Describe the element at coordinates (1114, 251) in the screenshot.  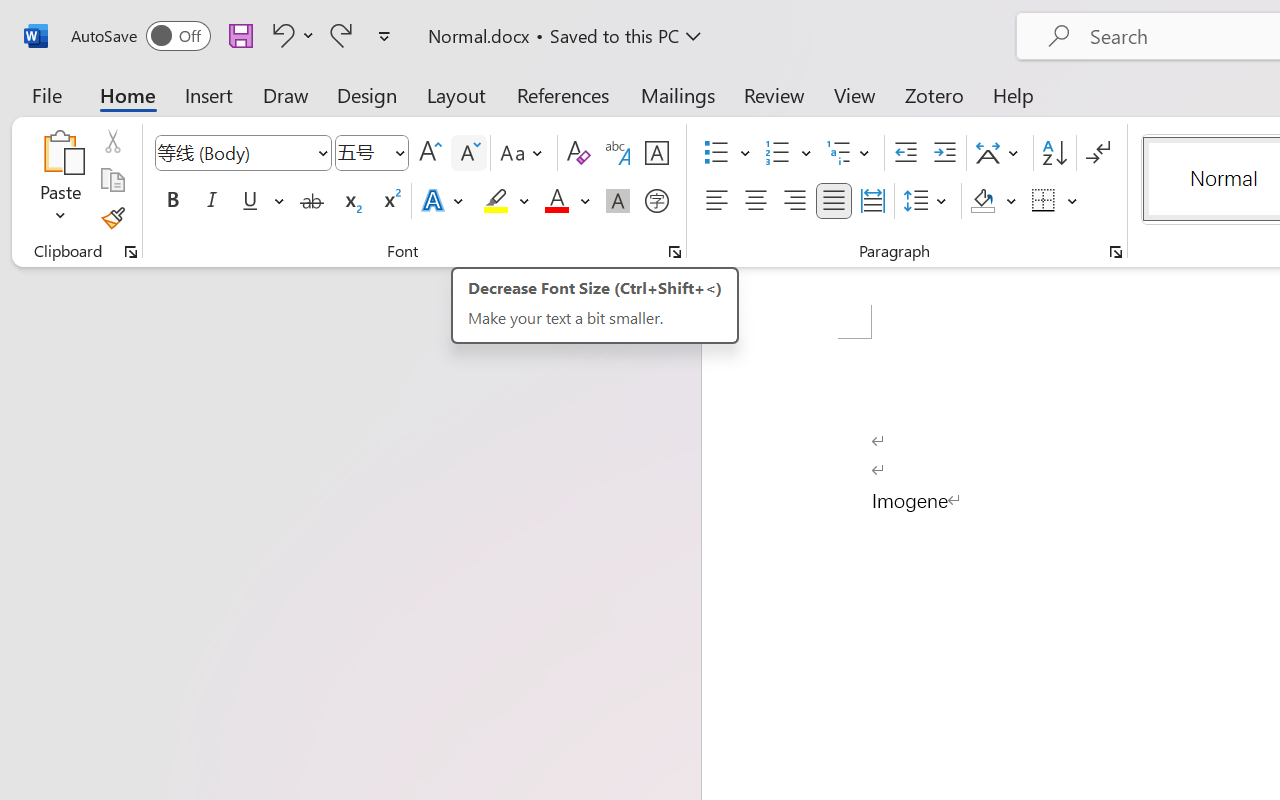
I see `'Paragraph...'` at that location.